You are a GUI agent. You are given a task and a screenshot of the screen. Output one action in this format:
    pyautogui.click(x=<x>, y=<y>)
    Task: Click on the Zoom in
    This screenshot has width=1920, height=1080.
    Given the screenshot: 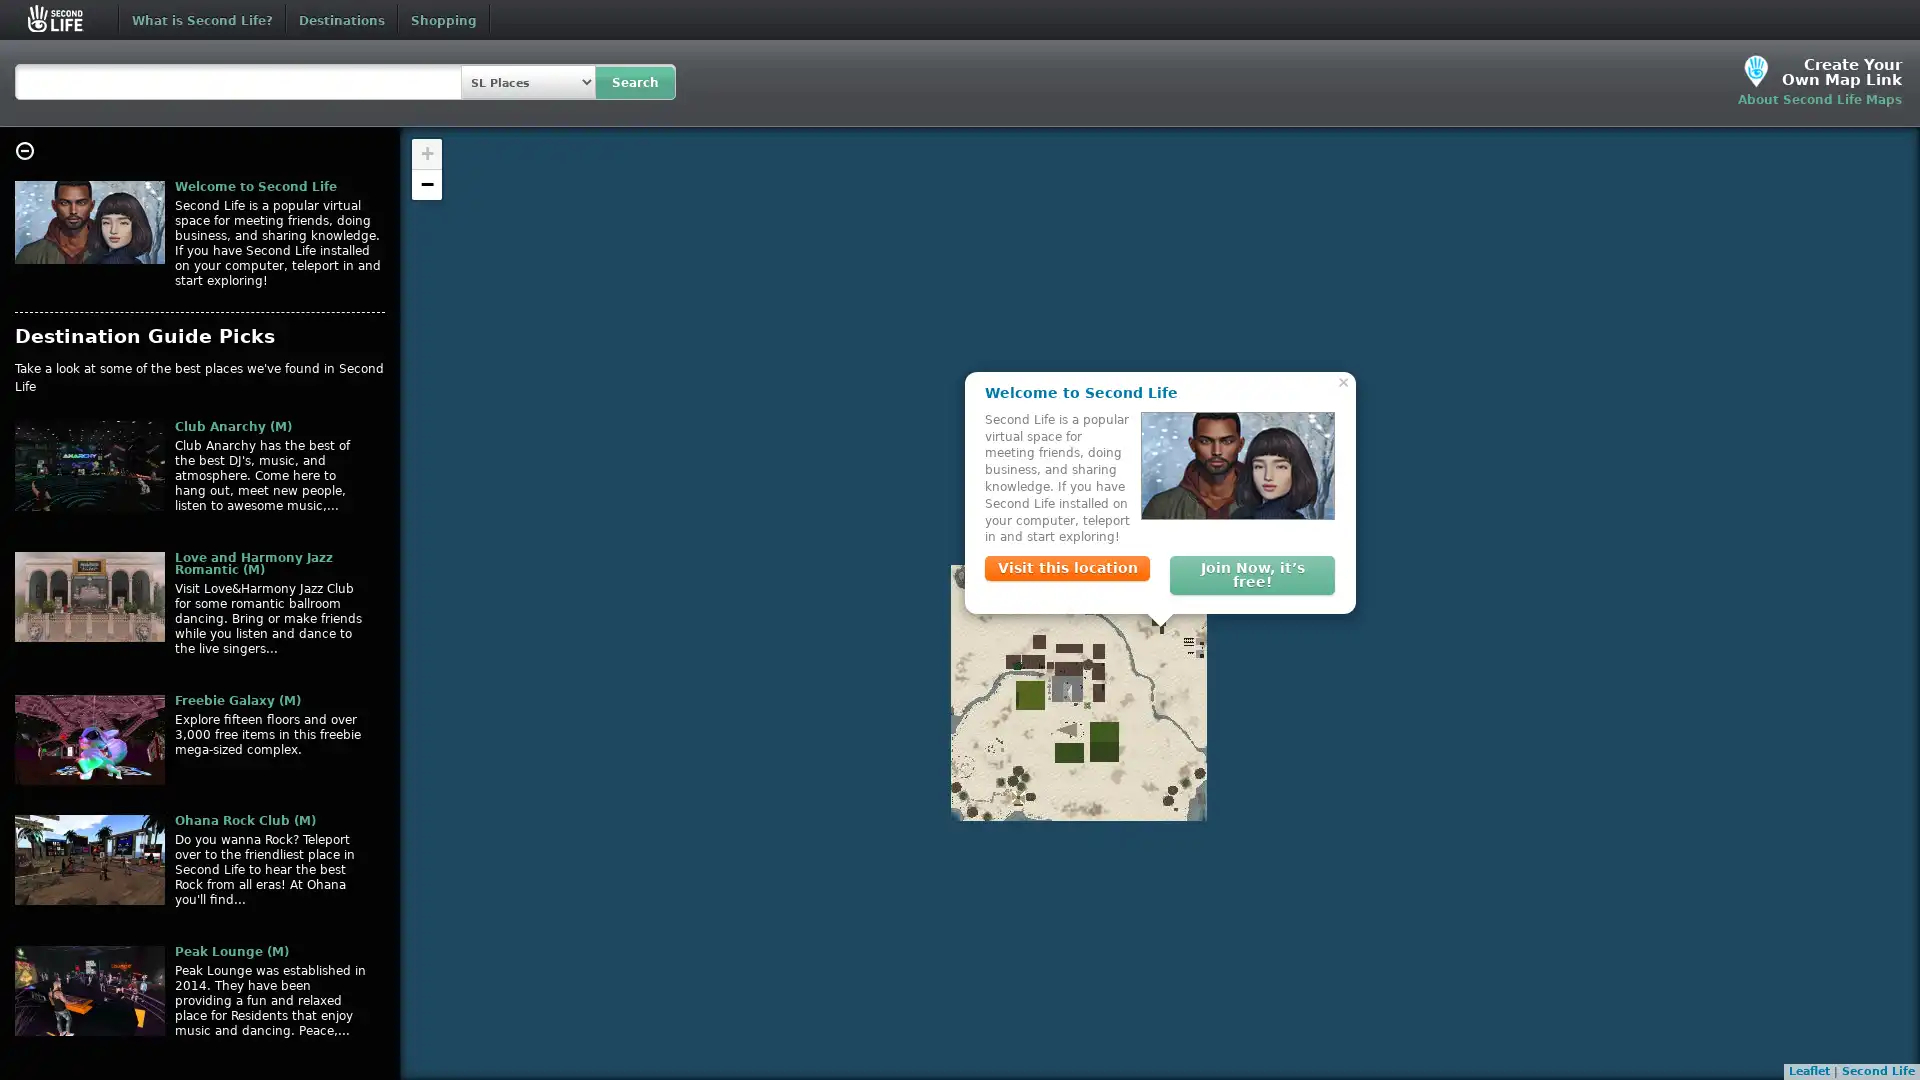 What is the action you would take?
    pyautogui.click(x=426, y=153)
    